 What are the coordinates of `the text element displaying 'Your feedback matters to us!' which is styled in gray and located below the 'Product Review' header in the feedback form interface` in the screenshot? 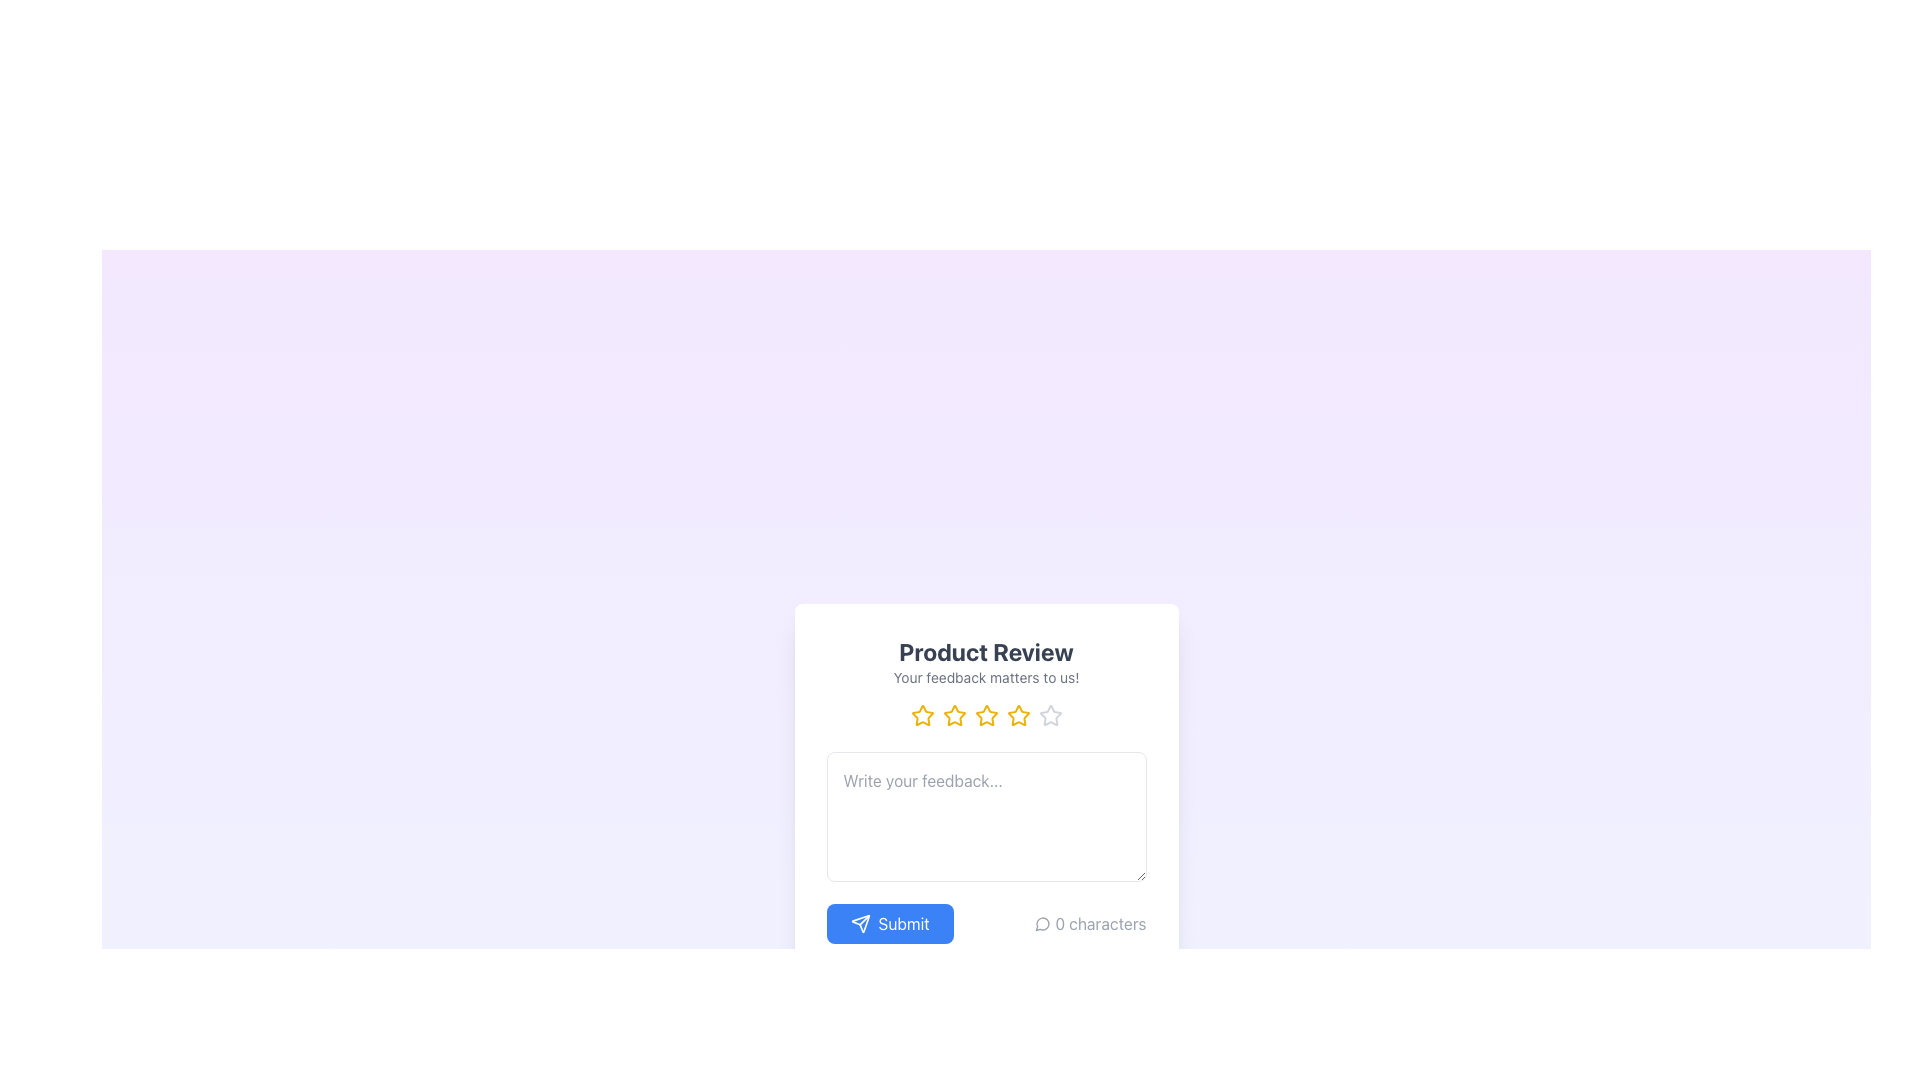 It's located at (986, 677).